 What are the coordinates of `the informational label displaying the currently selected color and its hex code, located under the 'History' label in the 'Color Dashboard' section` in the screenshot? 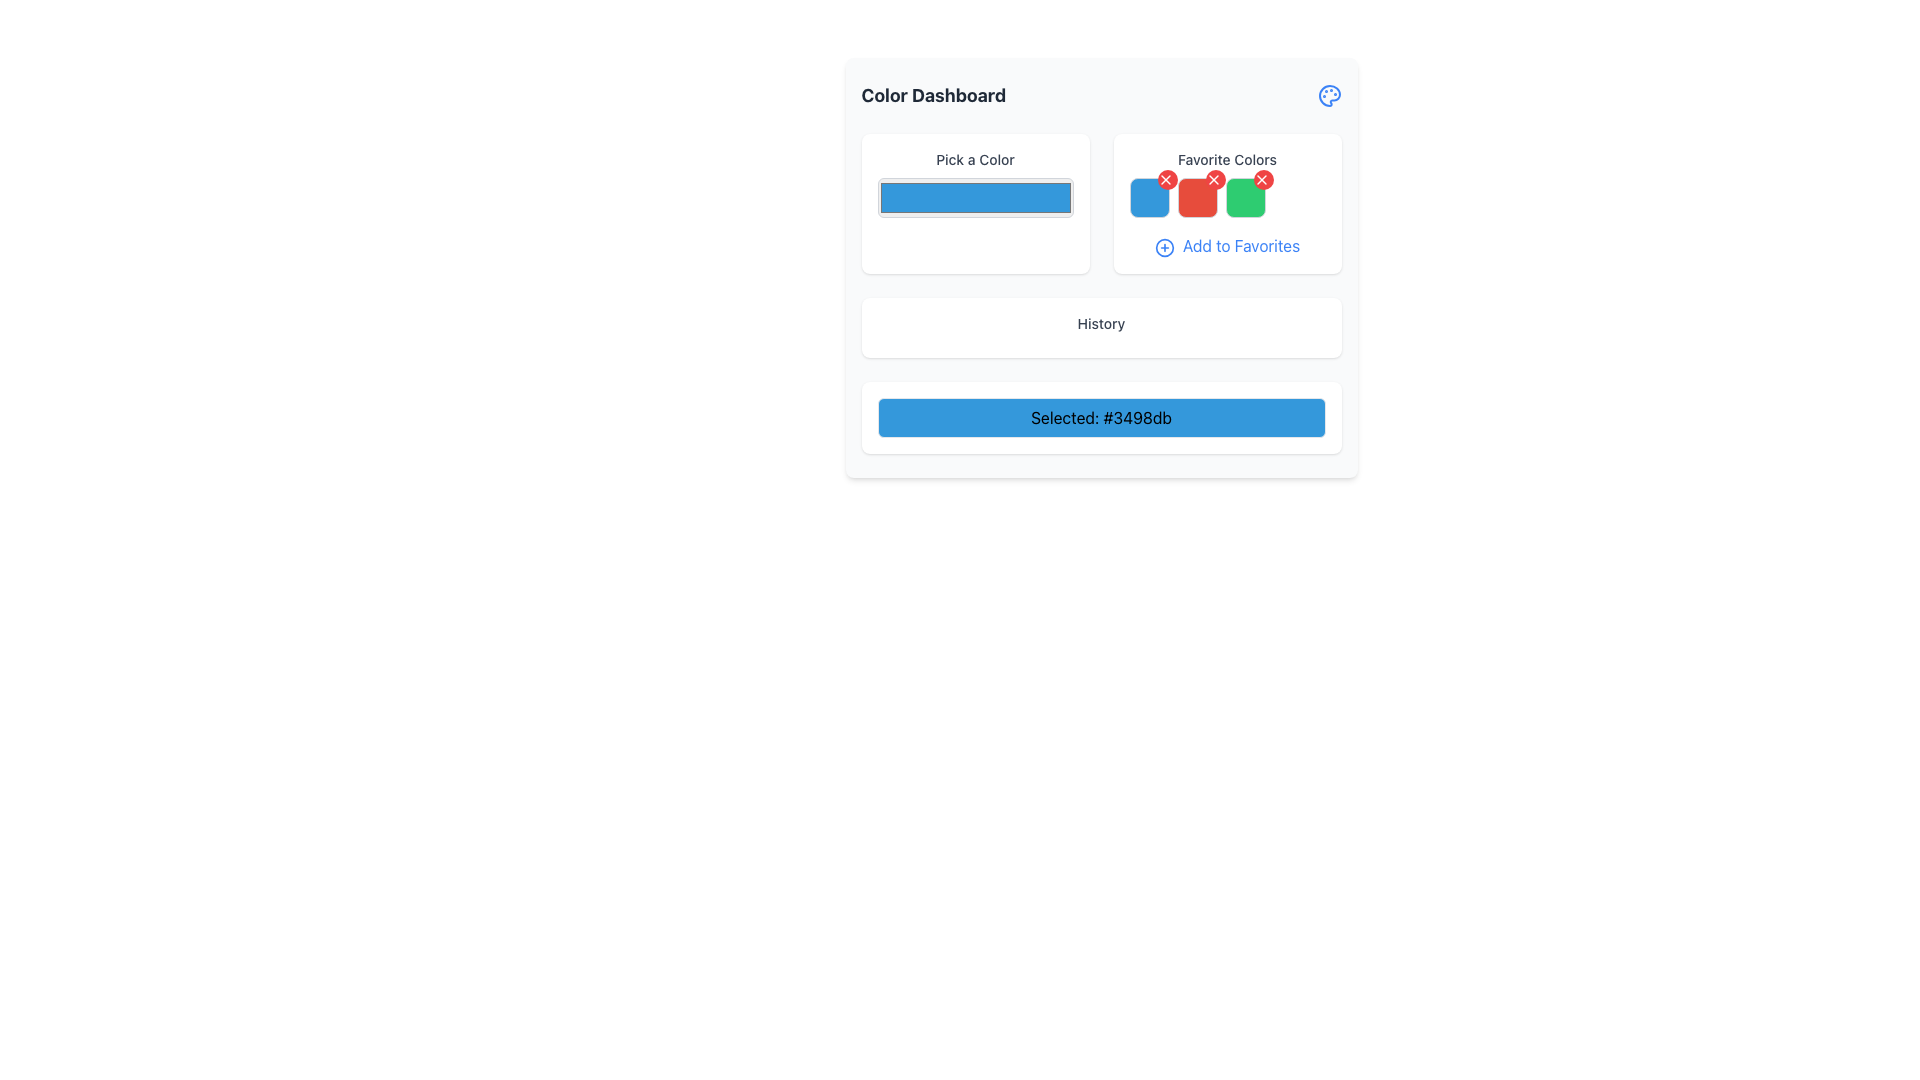 It's located at (1100, 416).